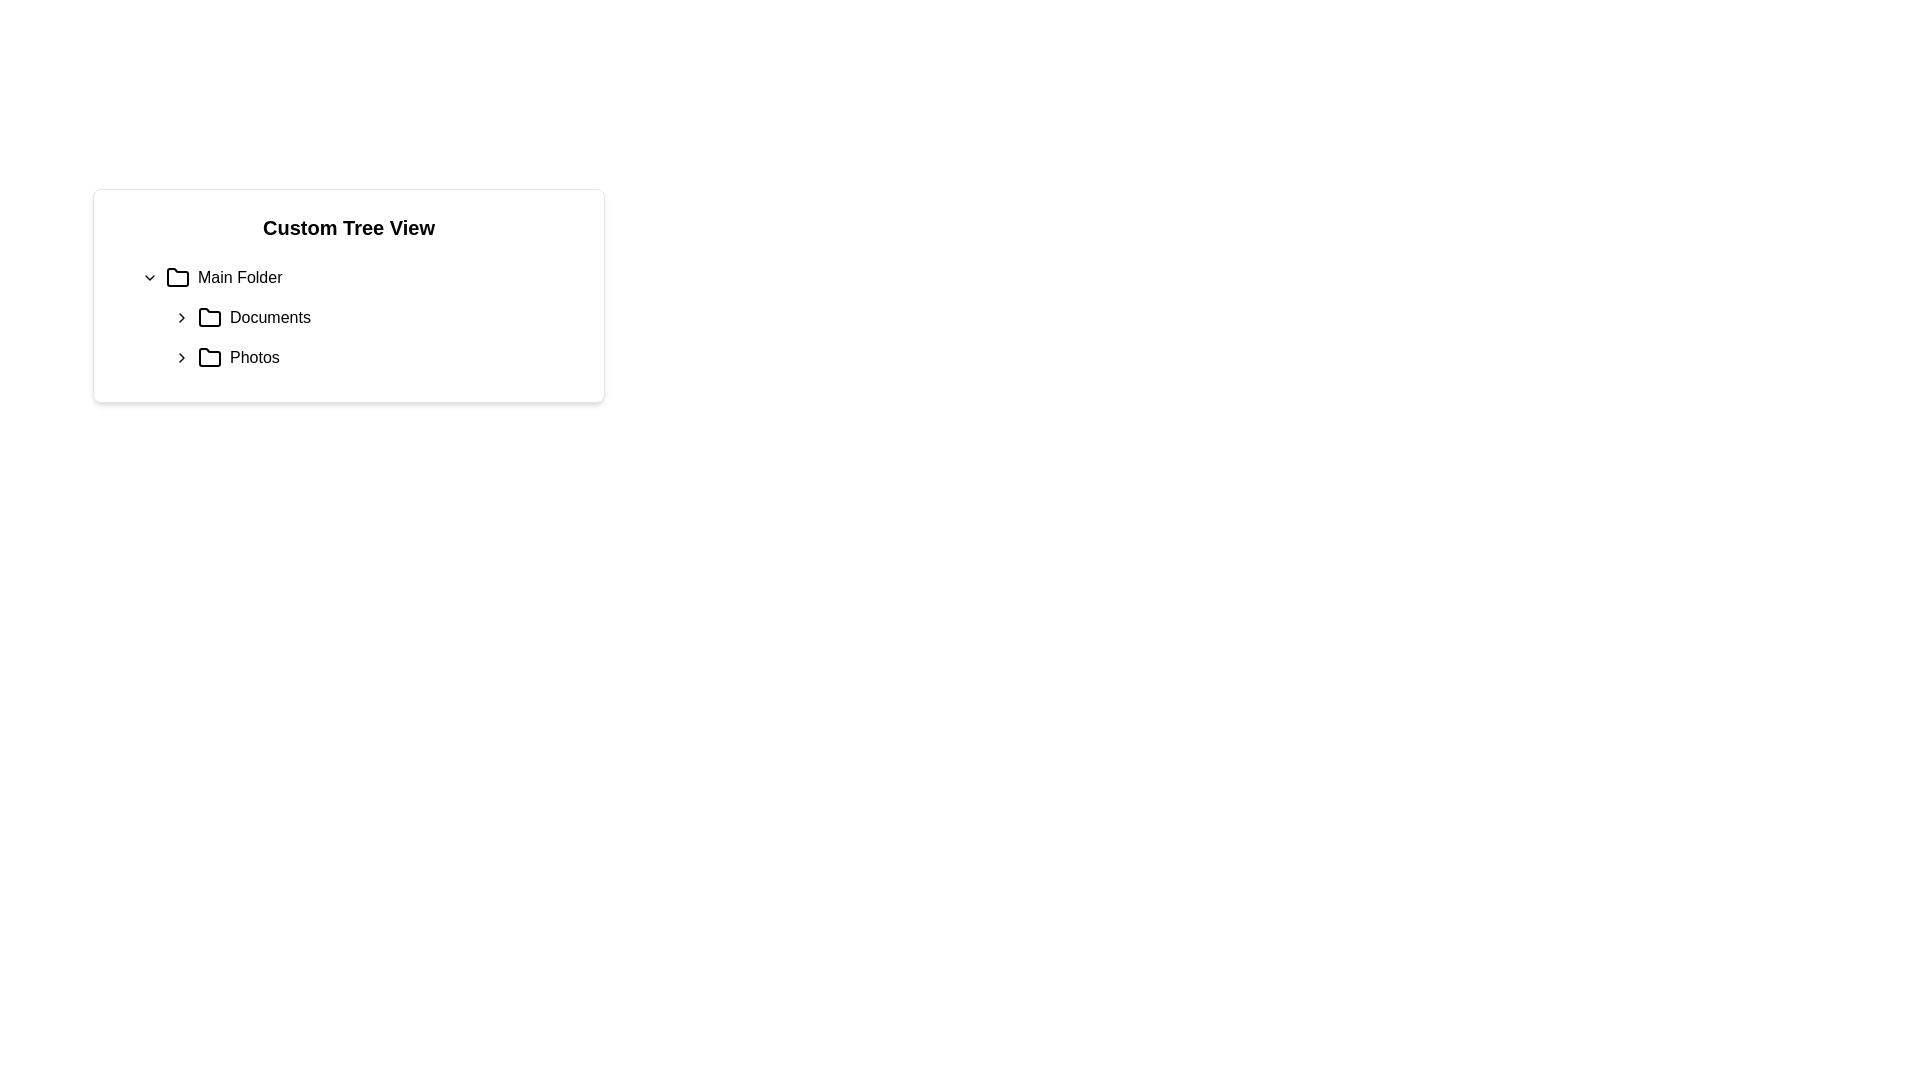 The image size is (1920, 1080). I want to click on the folder icon representing the 'Photos' list item in the navigation tree to interact with the navigation, so click(210, 357).